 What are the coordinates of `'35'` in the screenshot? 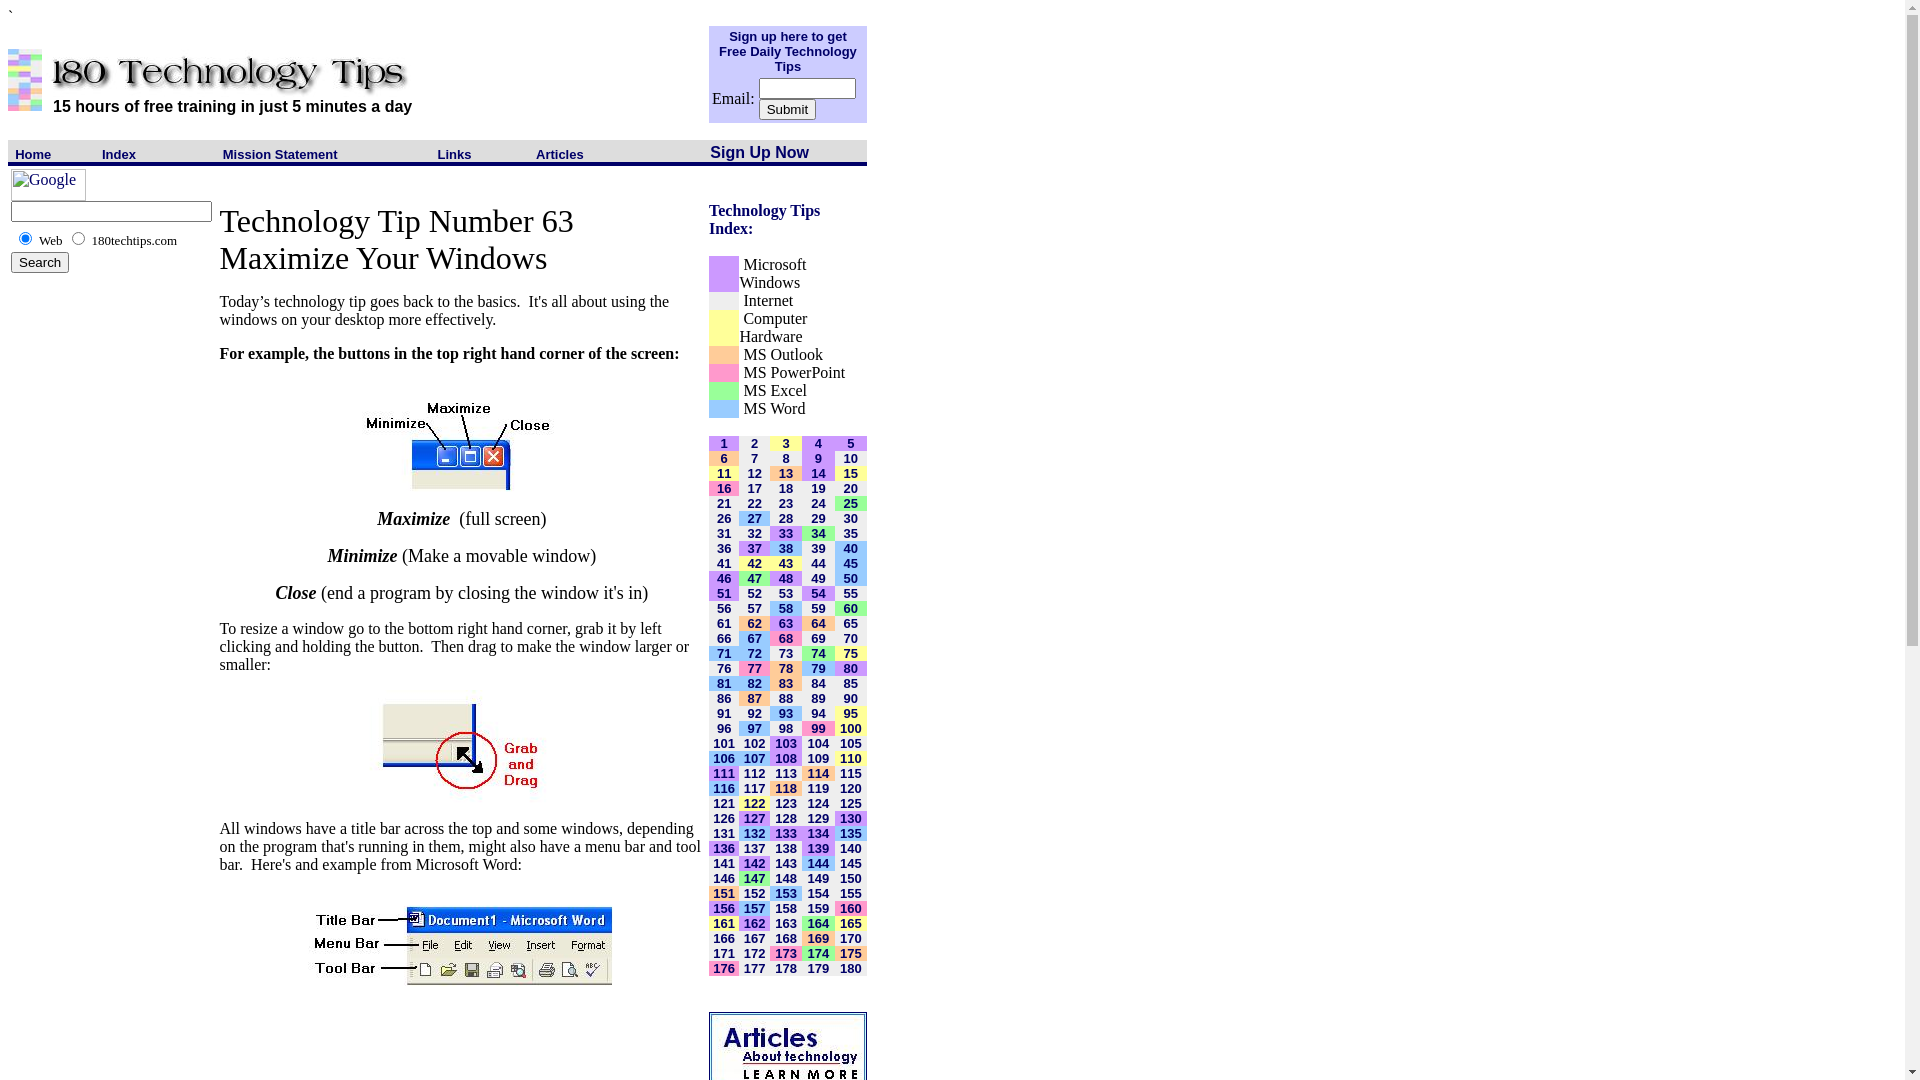 It's located at (850, 532).